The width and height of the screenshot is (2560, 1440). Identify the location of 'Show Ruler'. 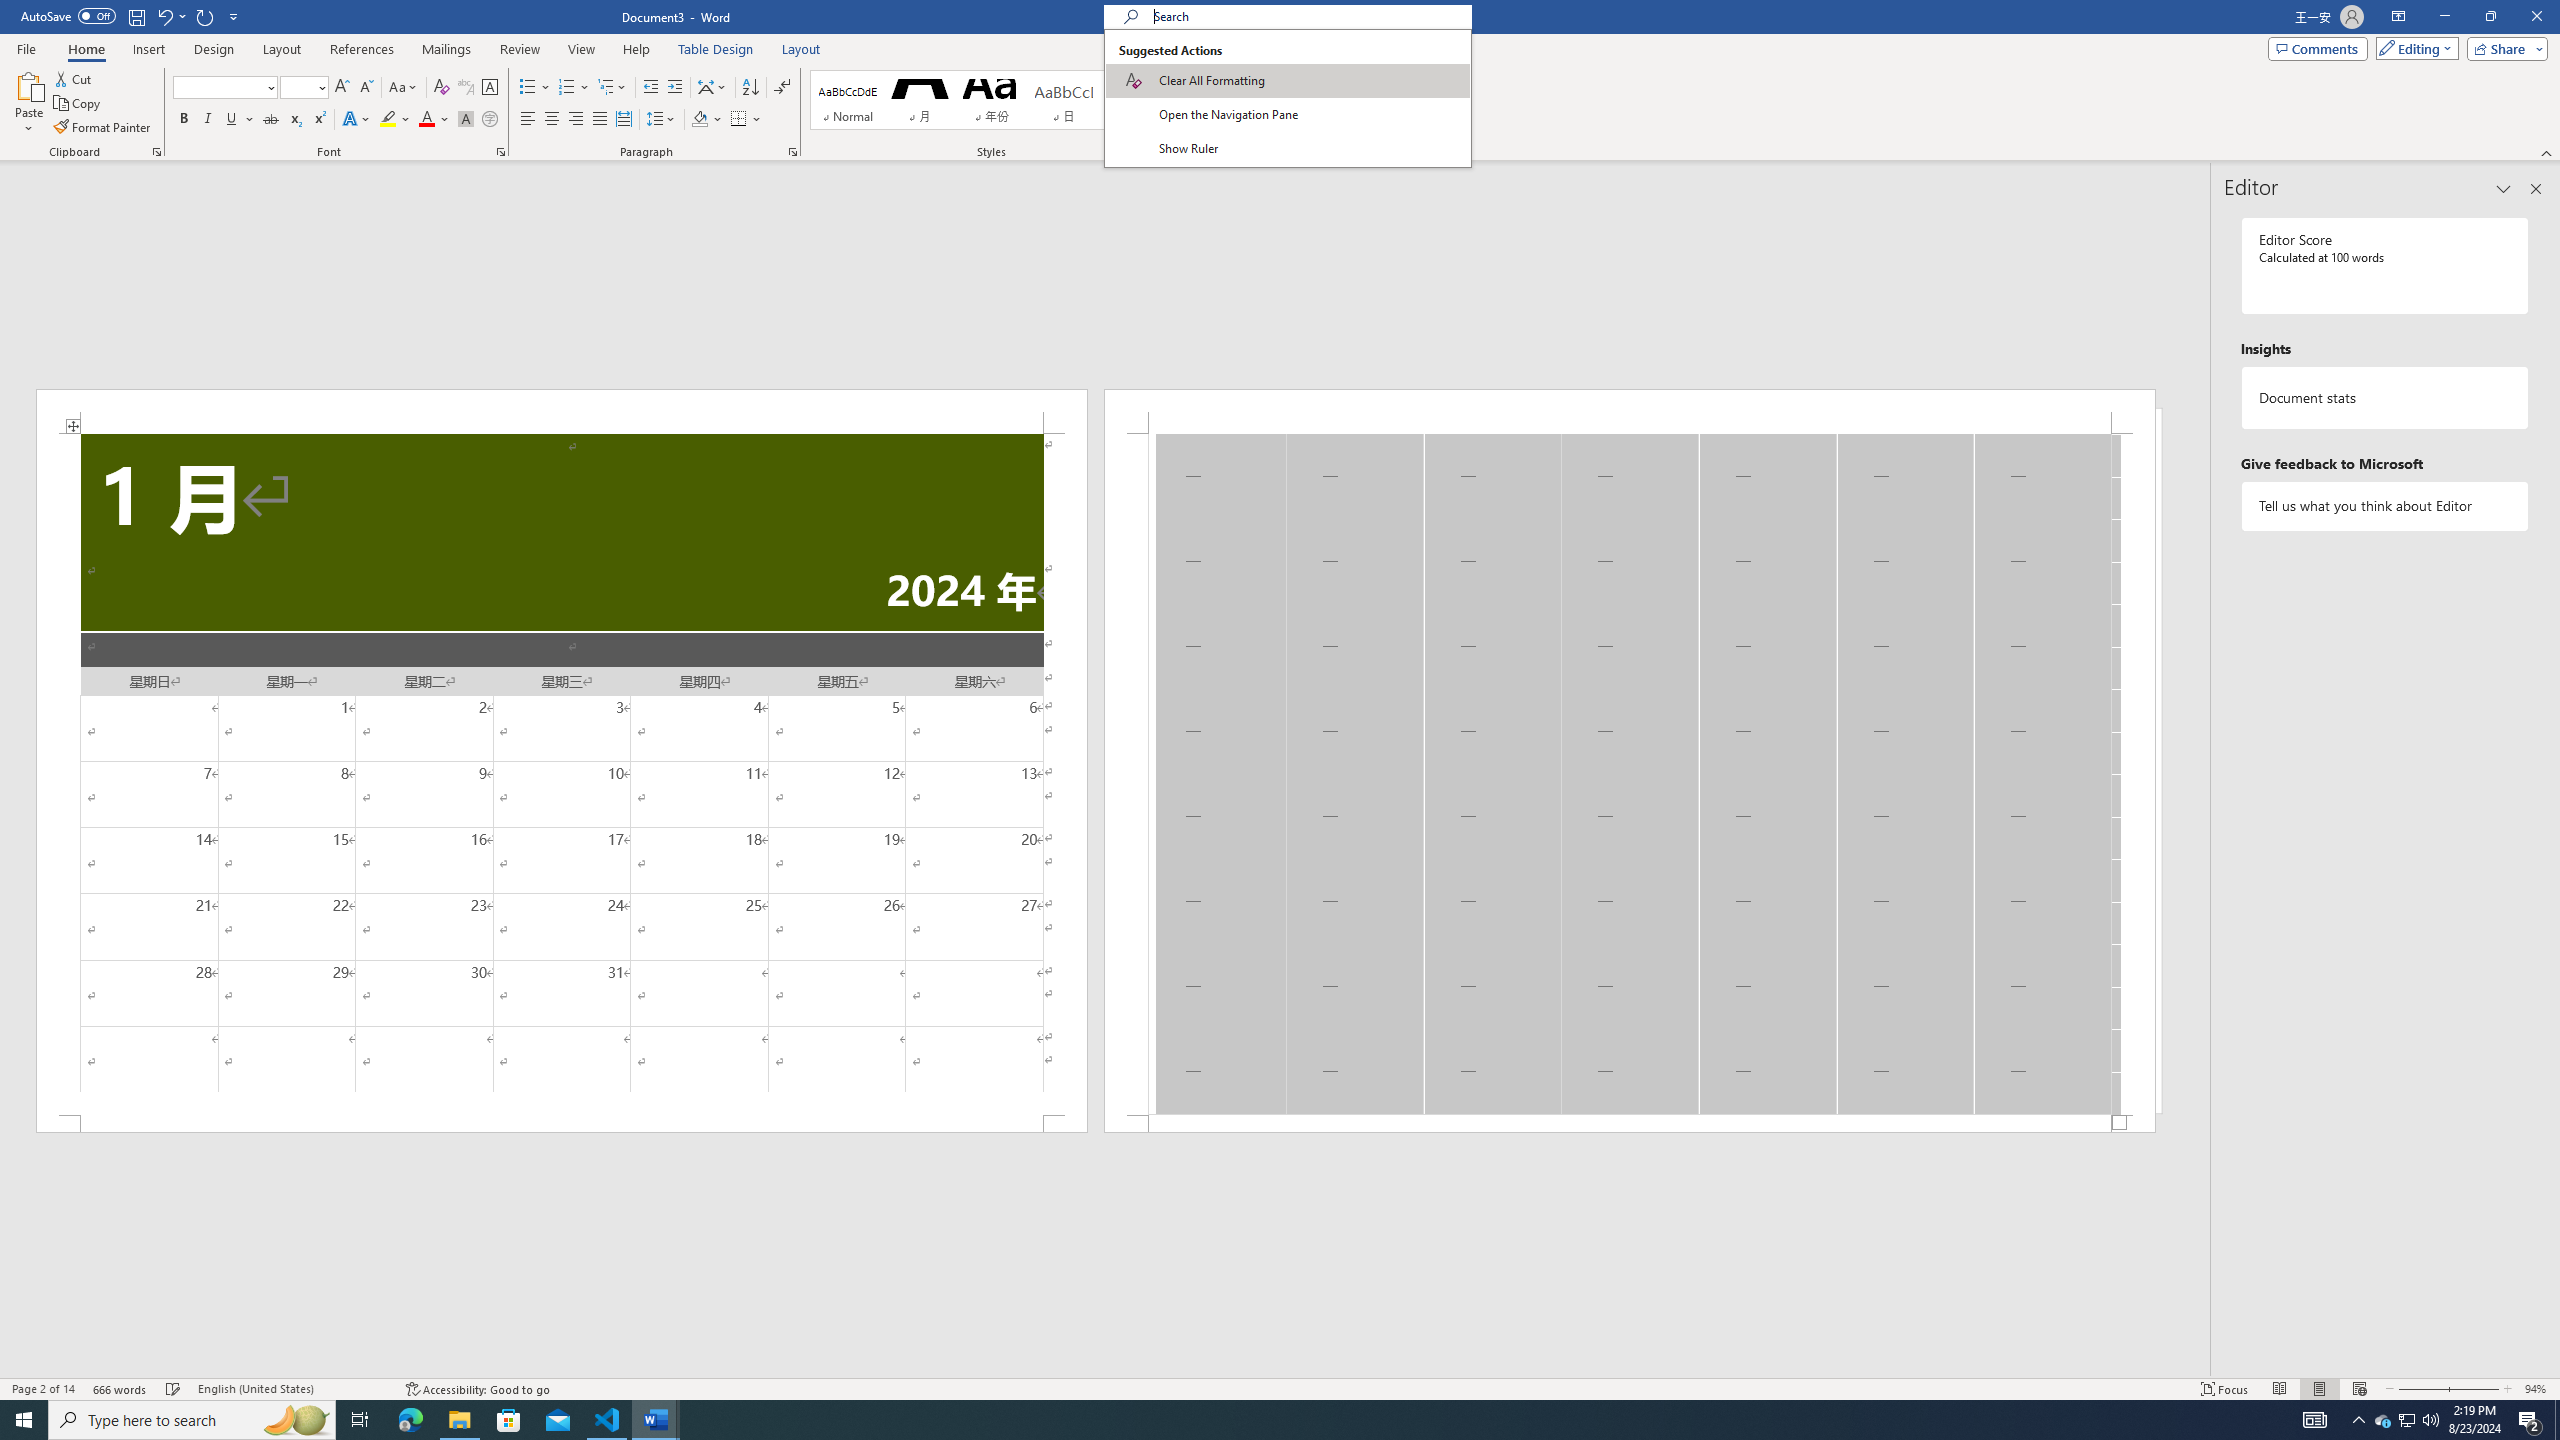
(1287, 149).